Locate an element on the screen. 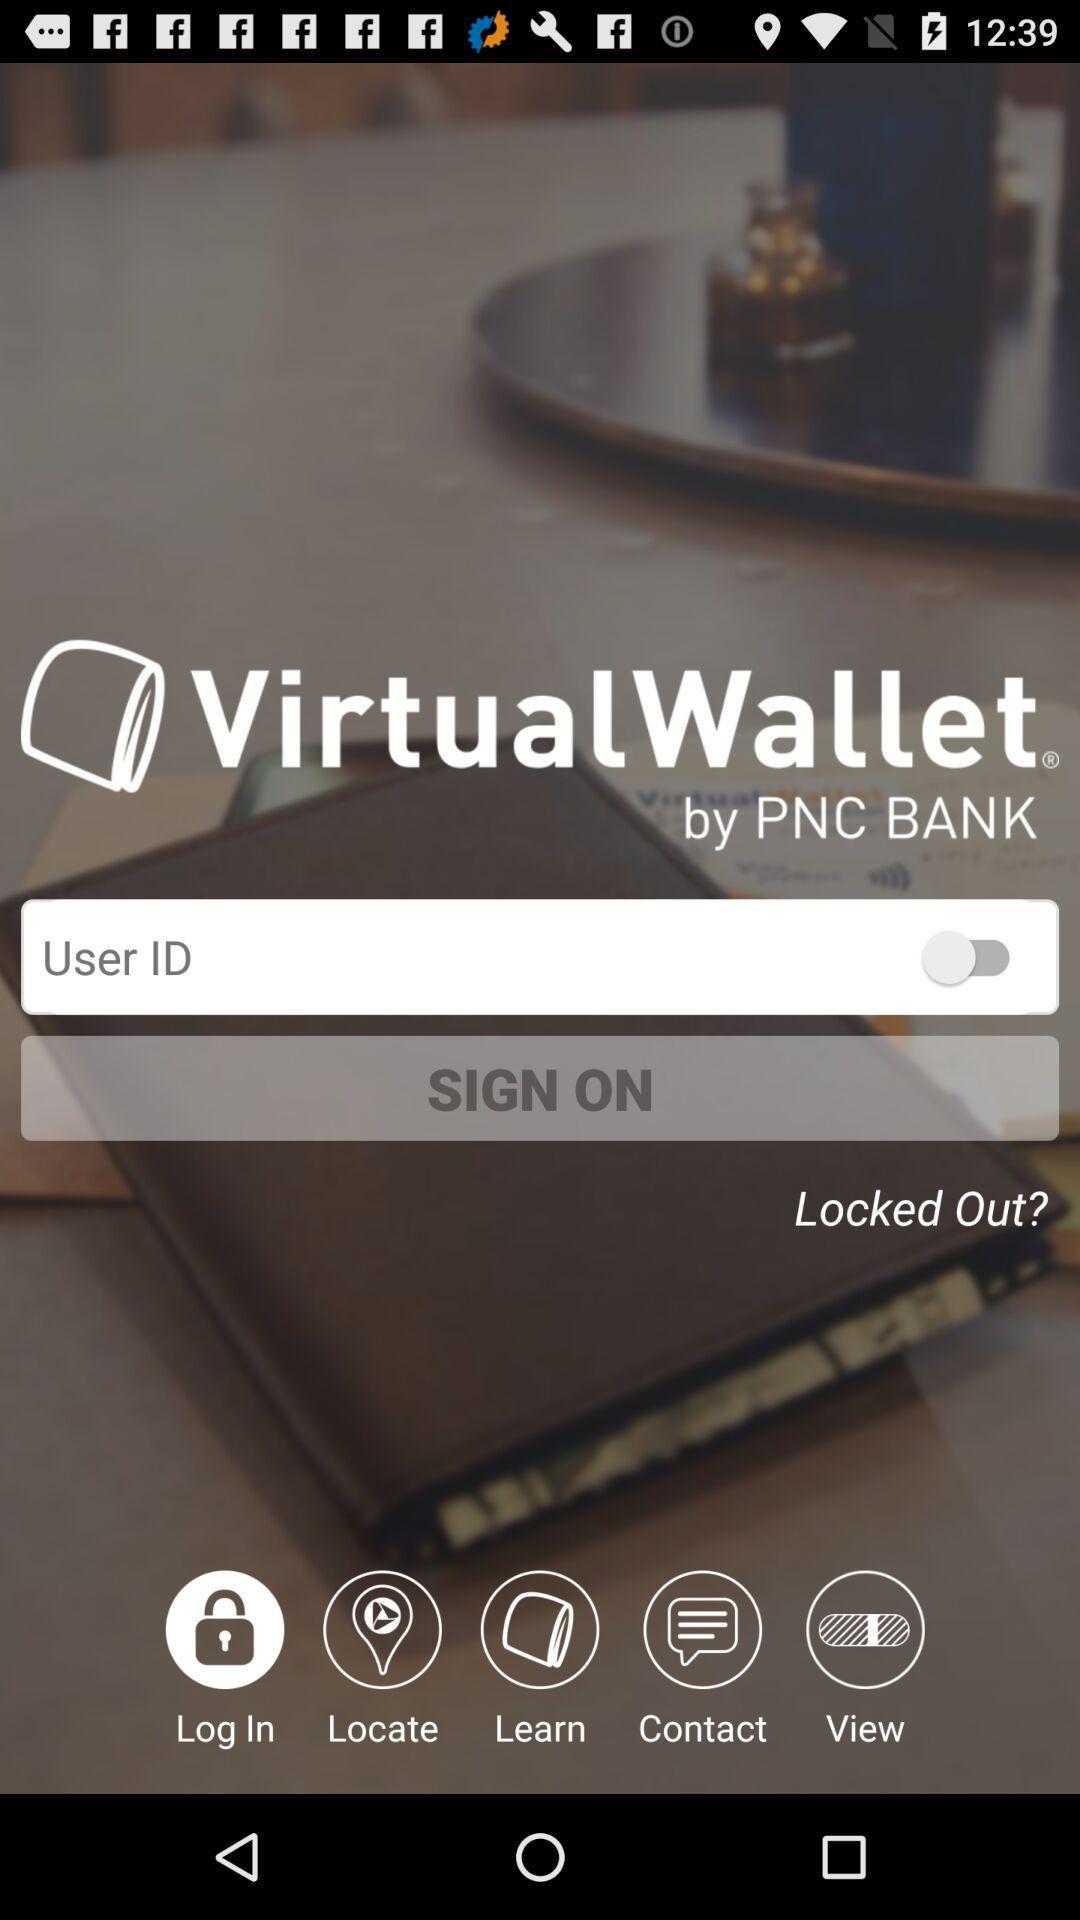 Image resolution: width=1080 pixels, height=1920 pixels. the item above the contact icon is located at coordinates (926, 1200).